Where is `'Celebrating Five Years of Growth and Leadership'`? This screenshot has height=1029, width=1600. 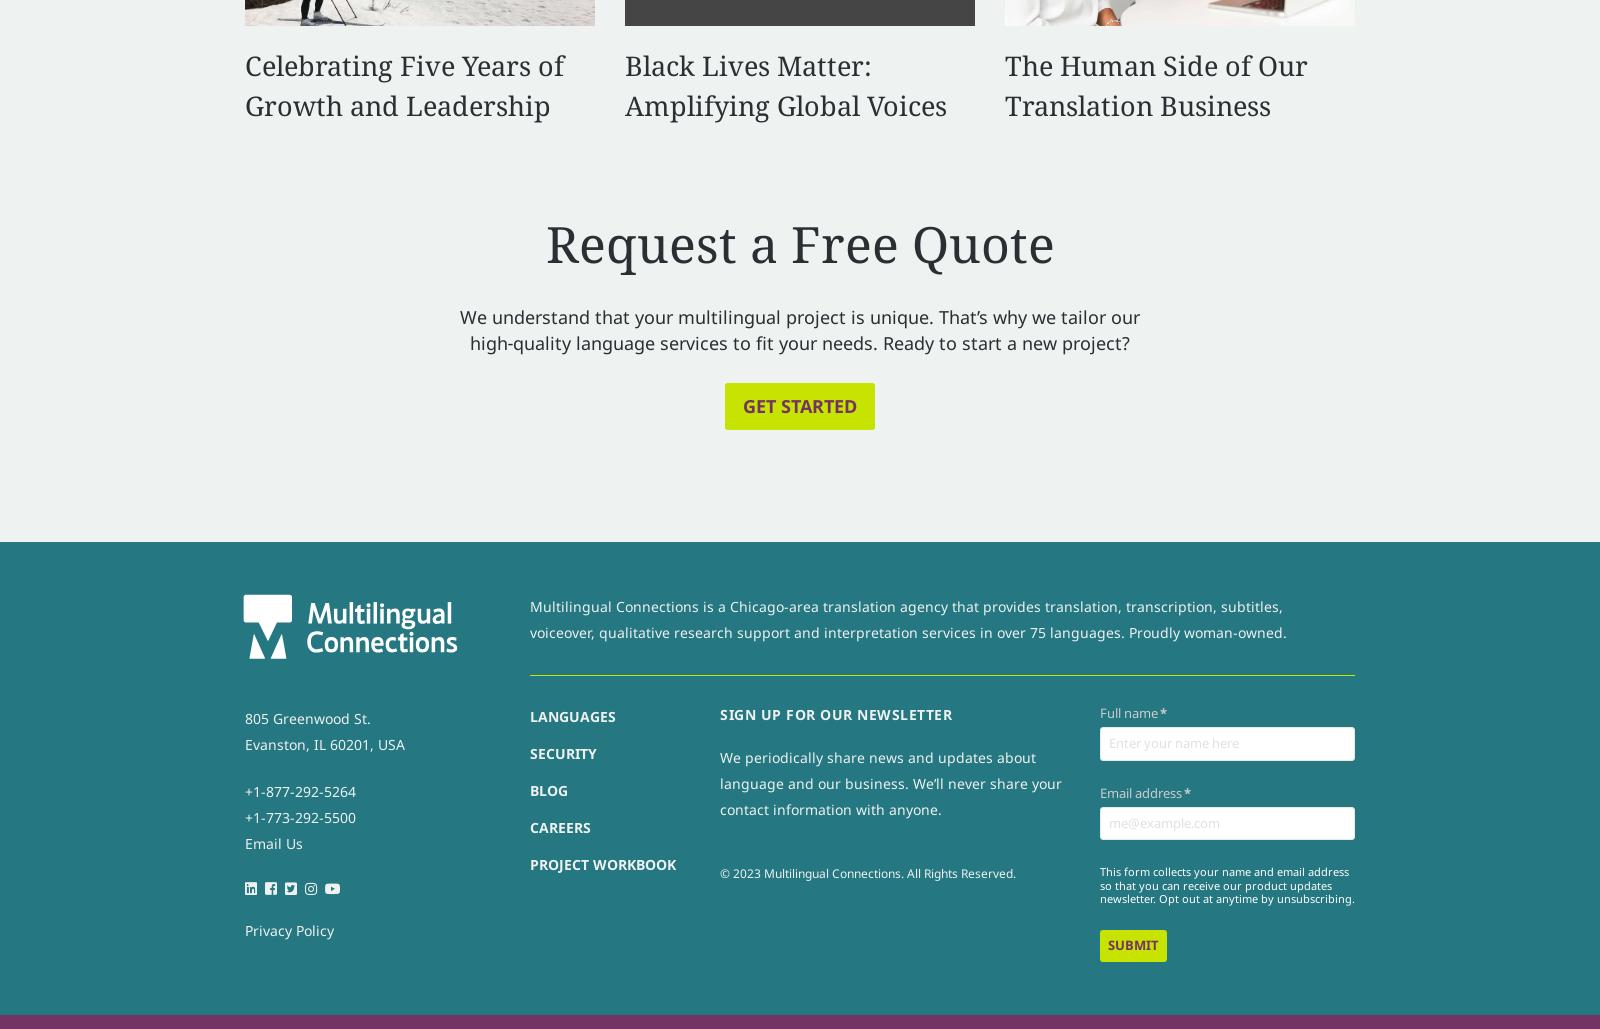
'Celebrating Five Years of Growth and Leadership' is located at coordinates (403, 84).